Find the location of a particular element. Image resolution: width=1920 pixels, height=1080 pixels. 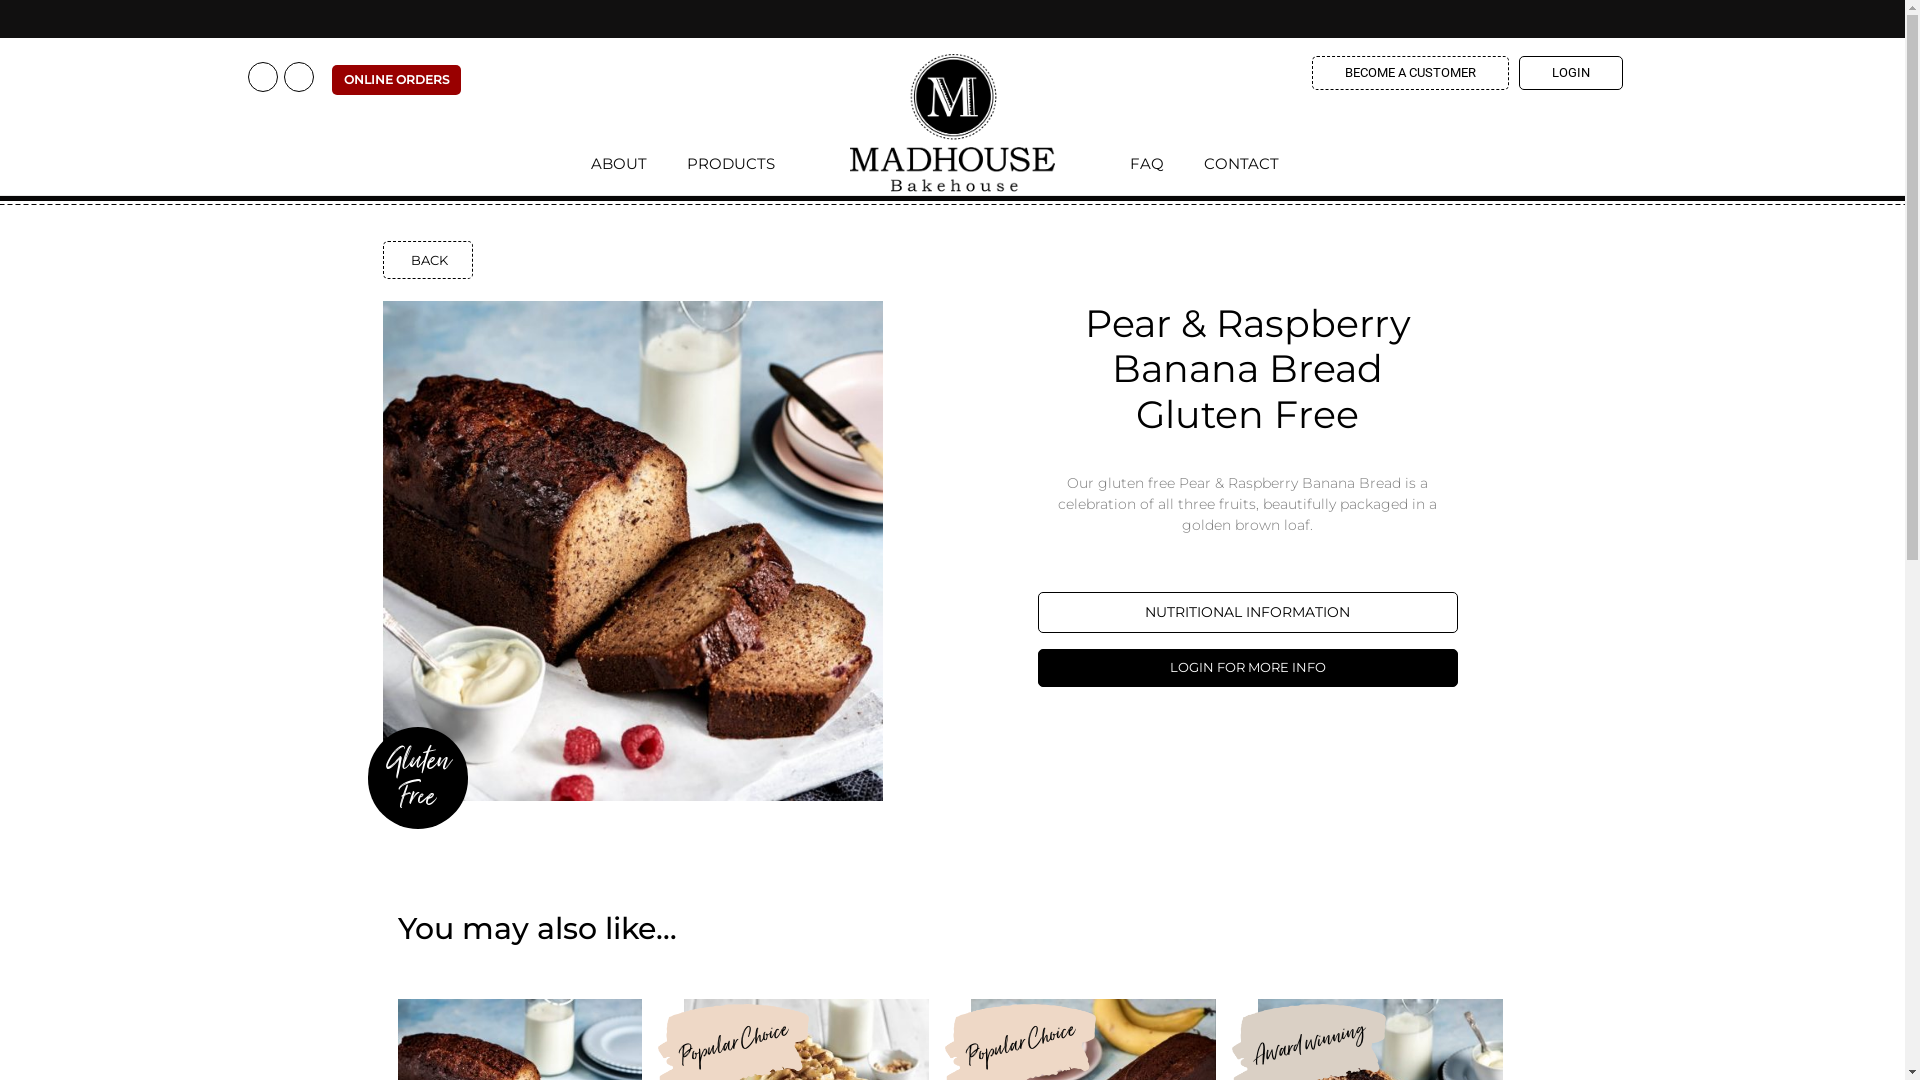

'breakfast-pearandraspberrybread- Gluten05' is located at coordinates (631, 550).